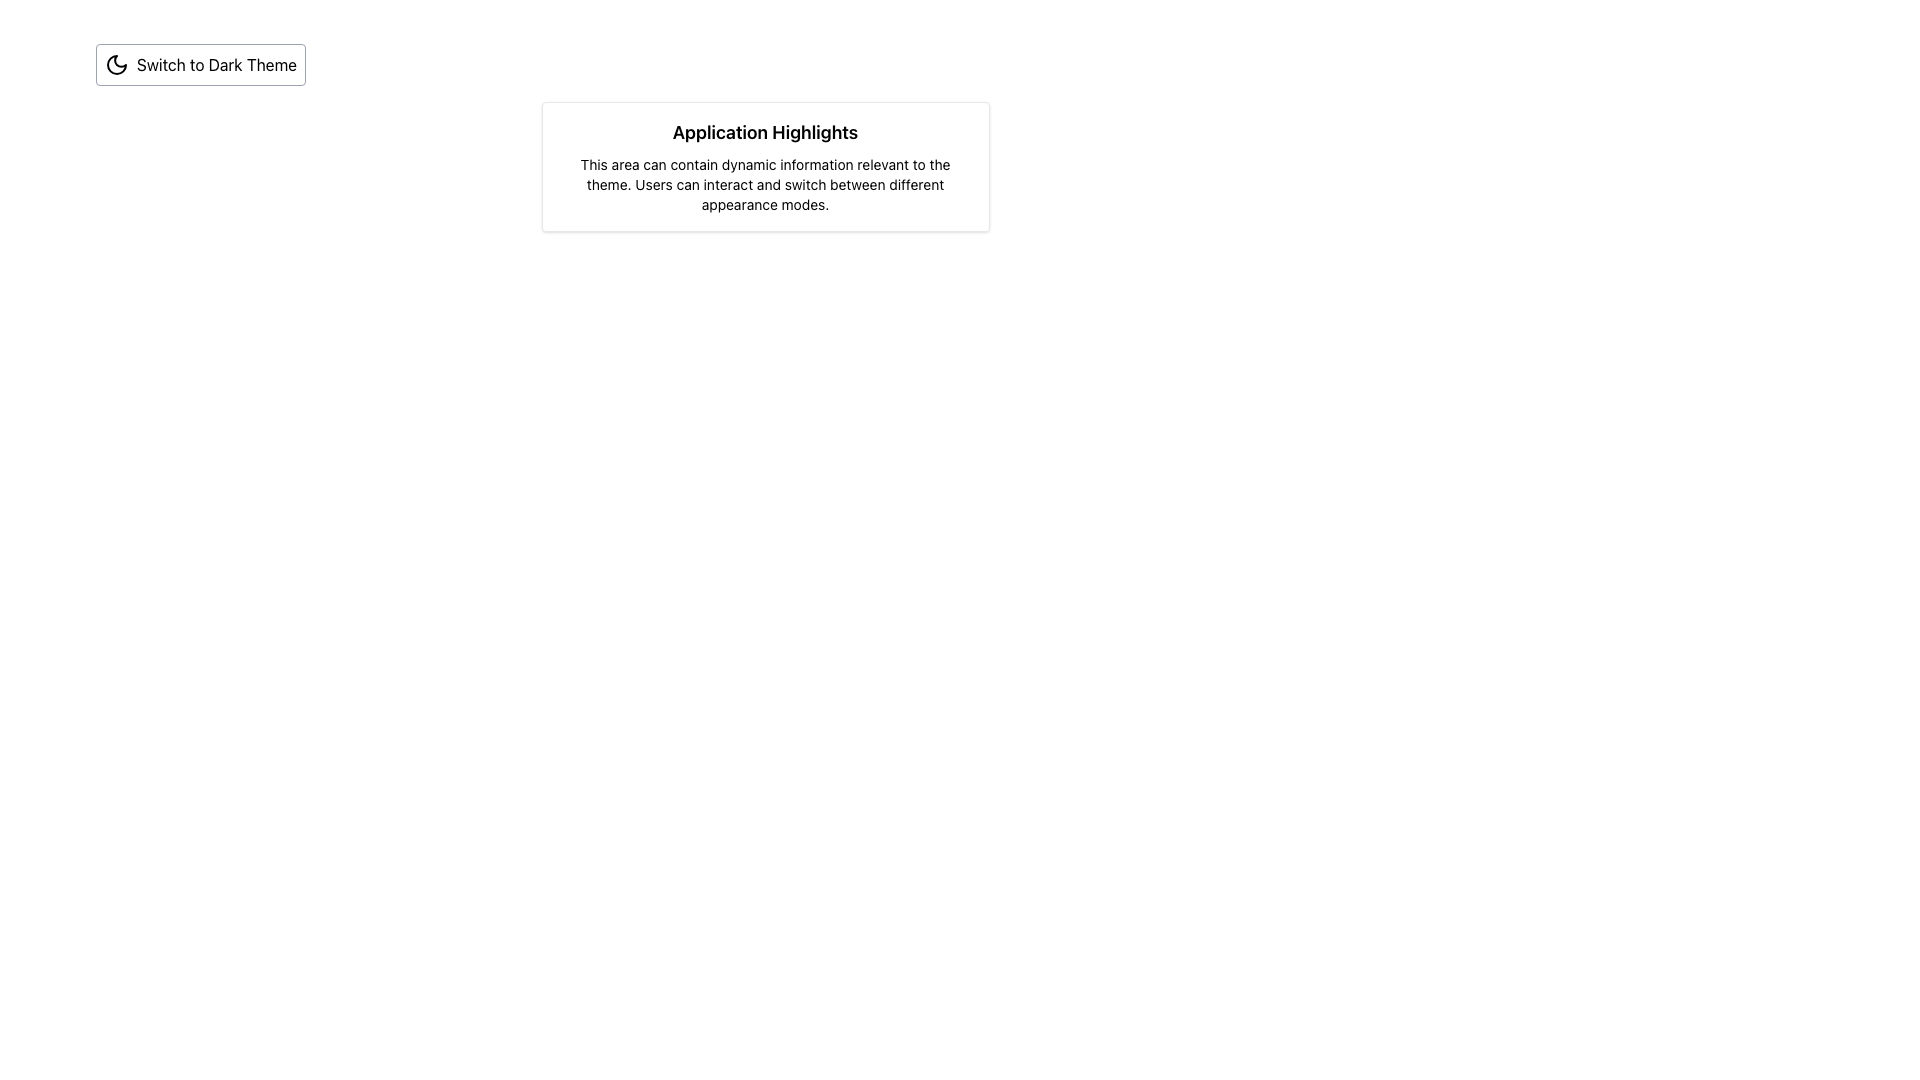 Image resolution: width=1920 pixels, height=1080 pixels. Describe the element at coordinates (201, 64) in the screenshot. I see `the 'Switch to Dark Theme' button, which is a rectangular button with a white background and a moon icon, located towards the top left corner of the interface` at that location.